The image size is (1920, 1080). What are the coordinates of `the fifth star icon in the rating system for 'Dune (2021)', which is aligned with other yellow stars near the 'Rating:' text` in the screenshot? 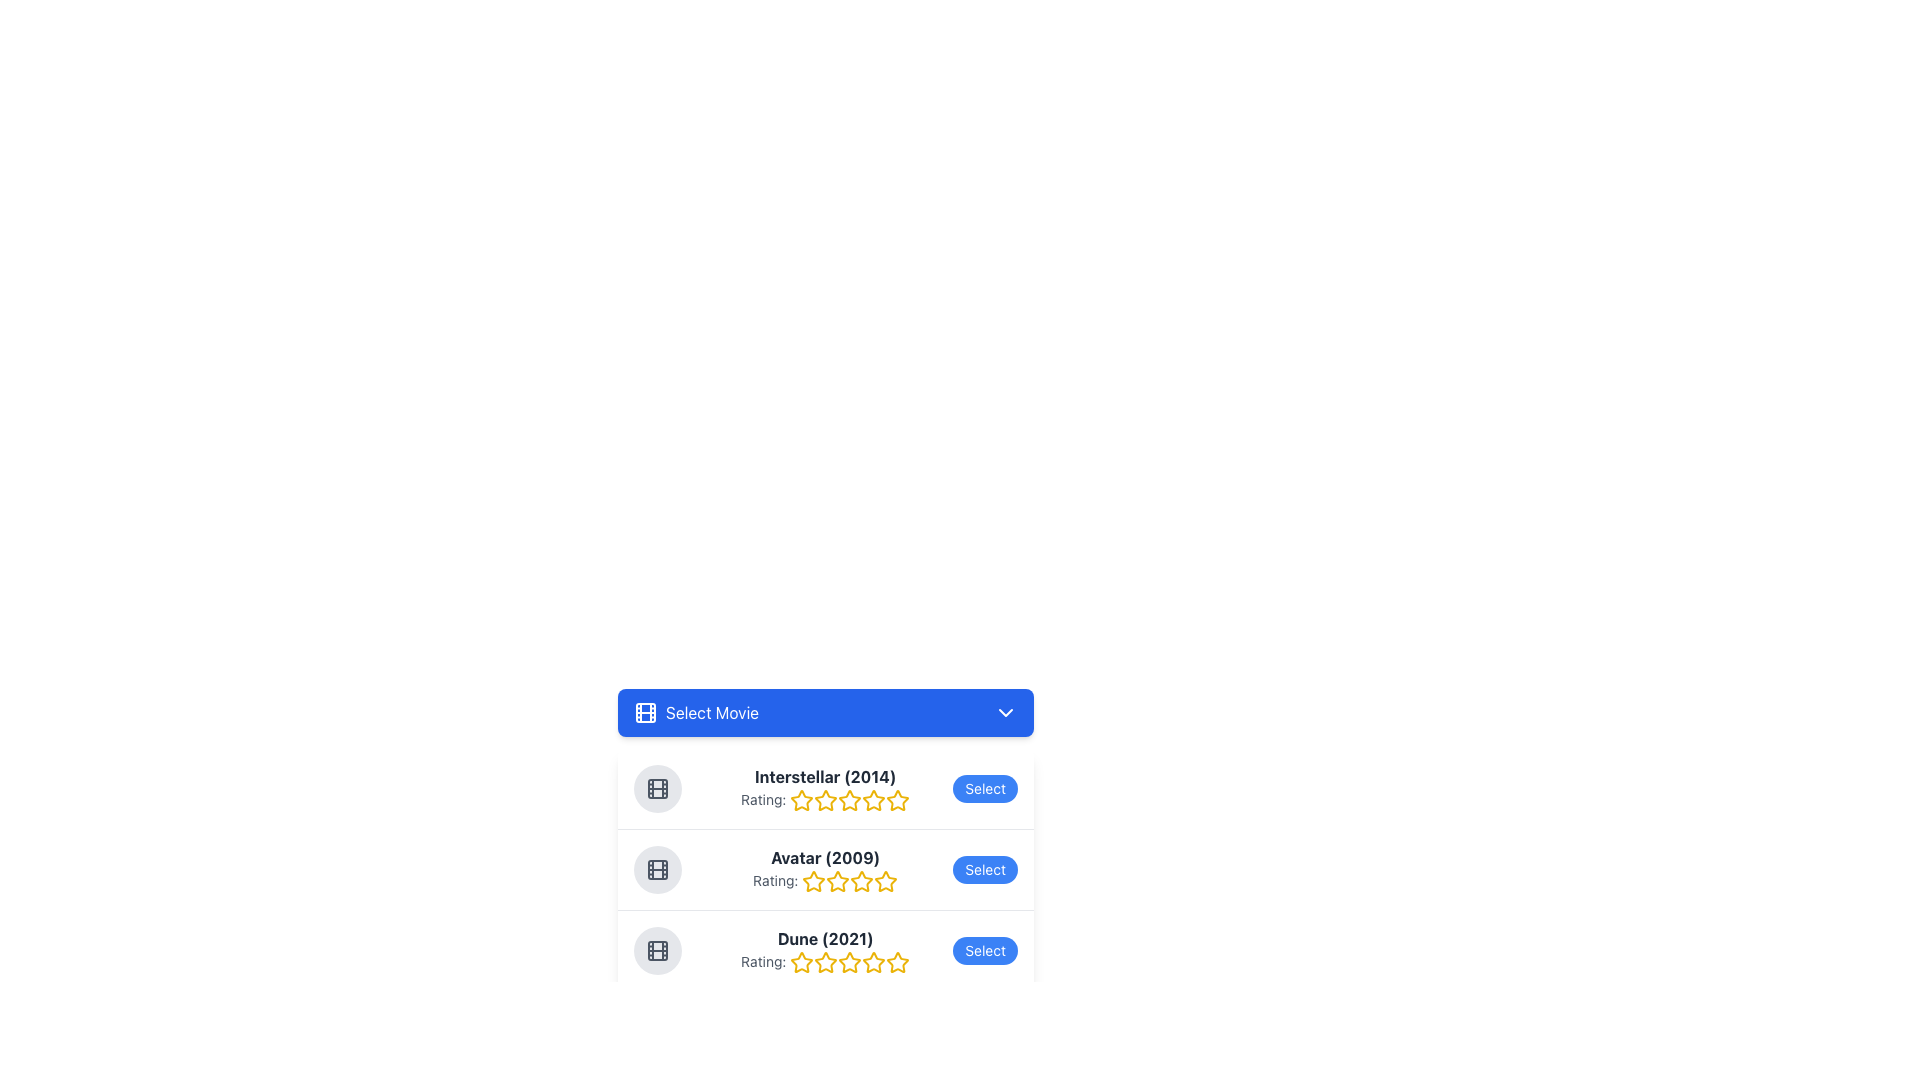 It's located at (874, 962).